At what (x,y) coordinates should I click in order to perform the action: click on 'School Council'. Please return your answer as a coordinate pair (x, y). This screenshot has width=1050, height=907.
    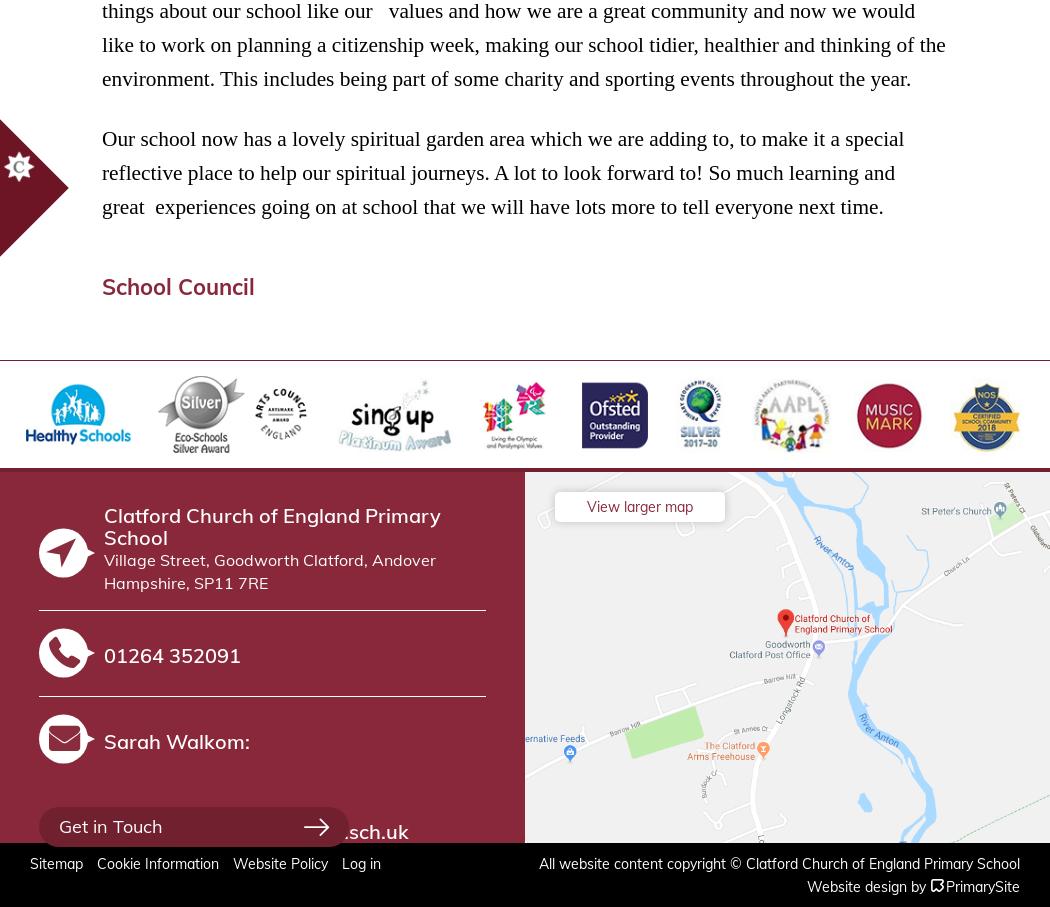
    Looking at the image, I should click on (178, 285).